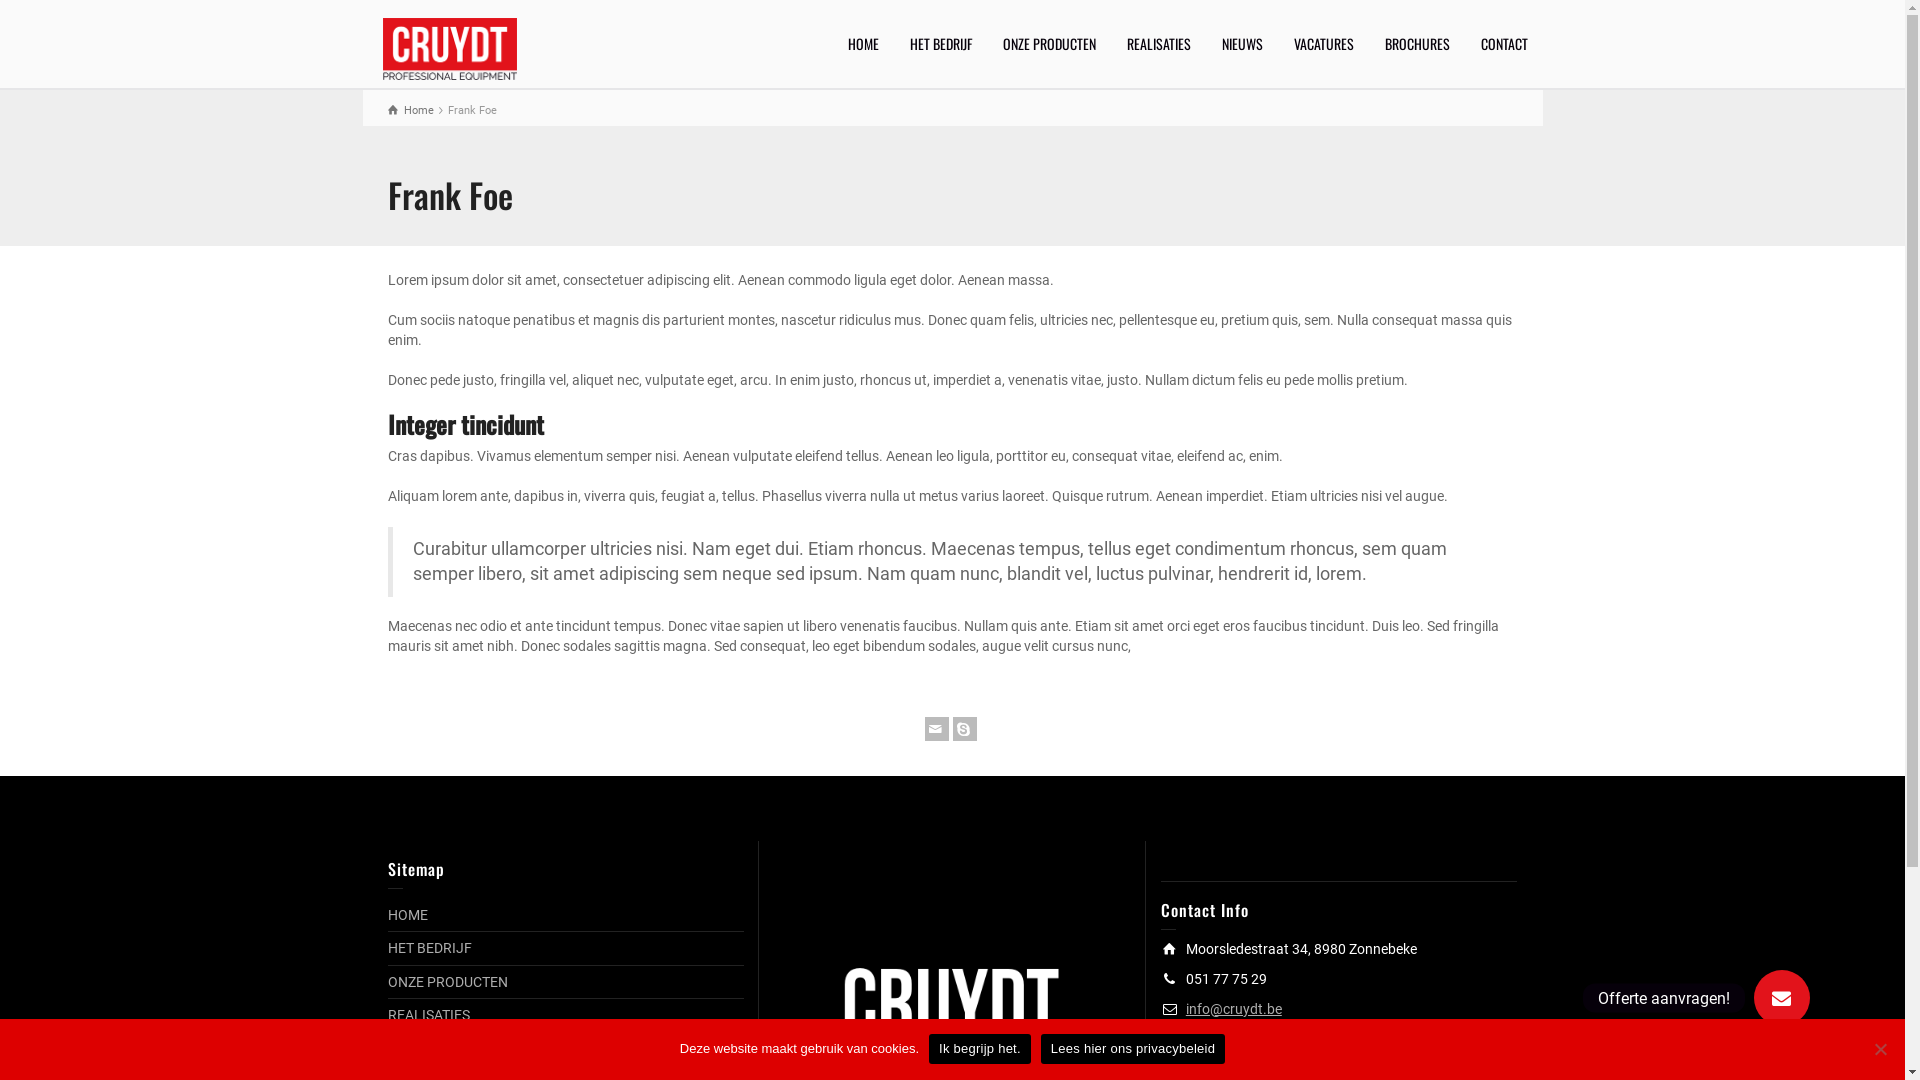 Image resolution: width=1920 pixels, height=1080 pixels. I want to click on 'HOME', so click(407, 914).